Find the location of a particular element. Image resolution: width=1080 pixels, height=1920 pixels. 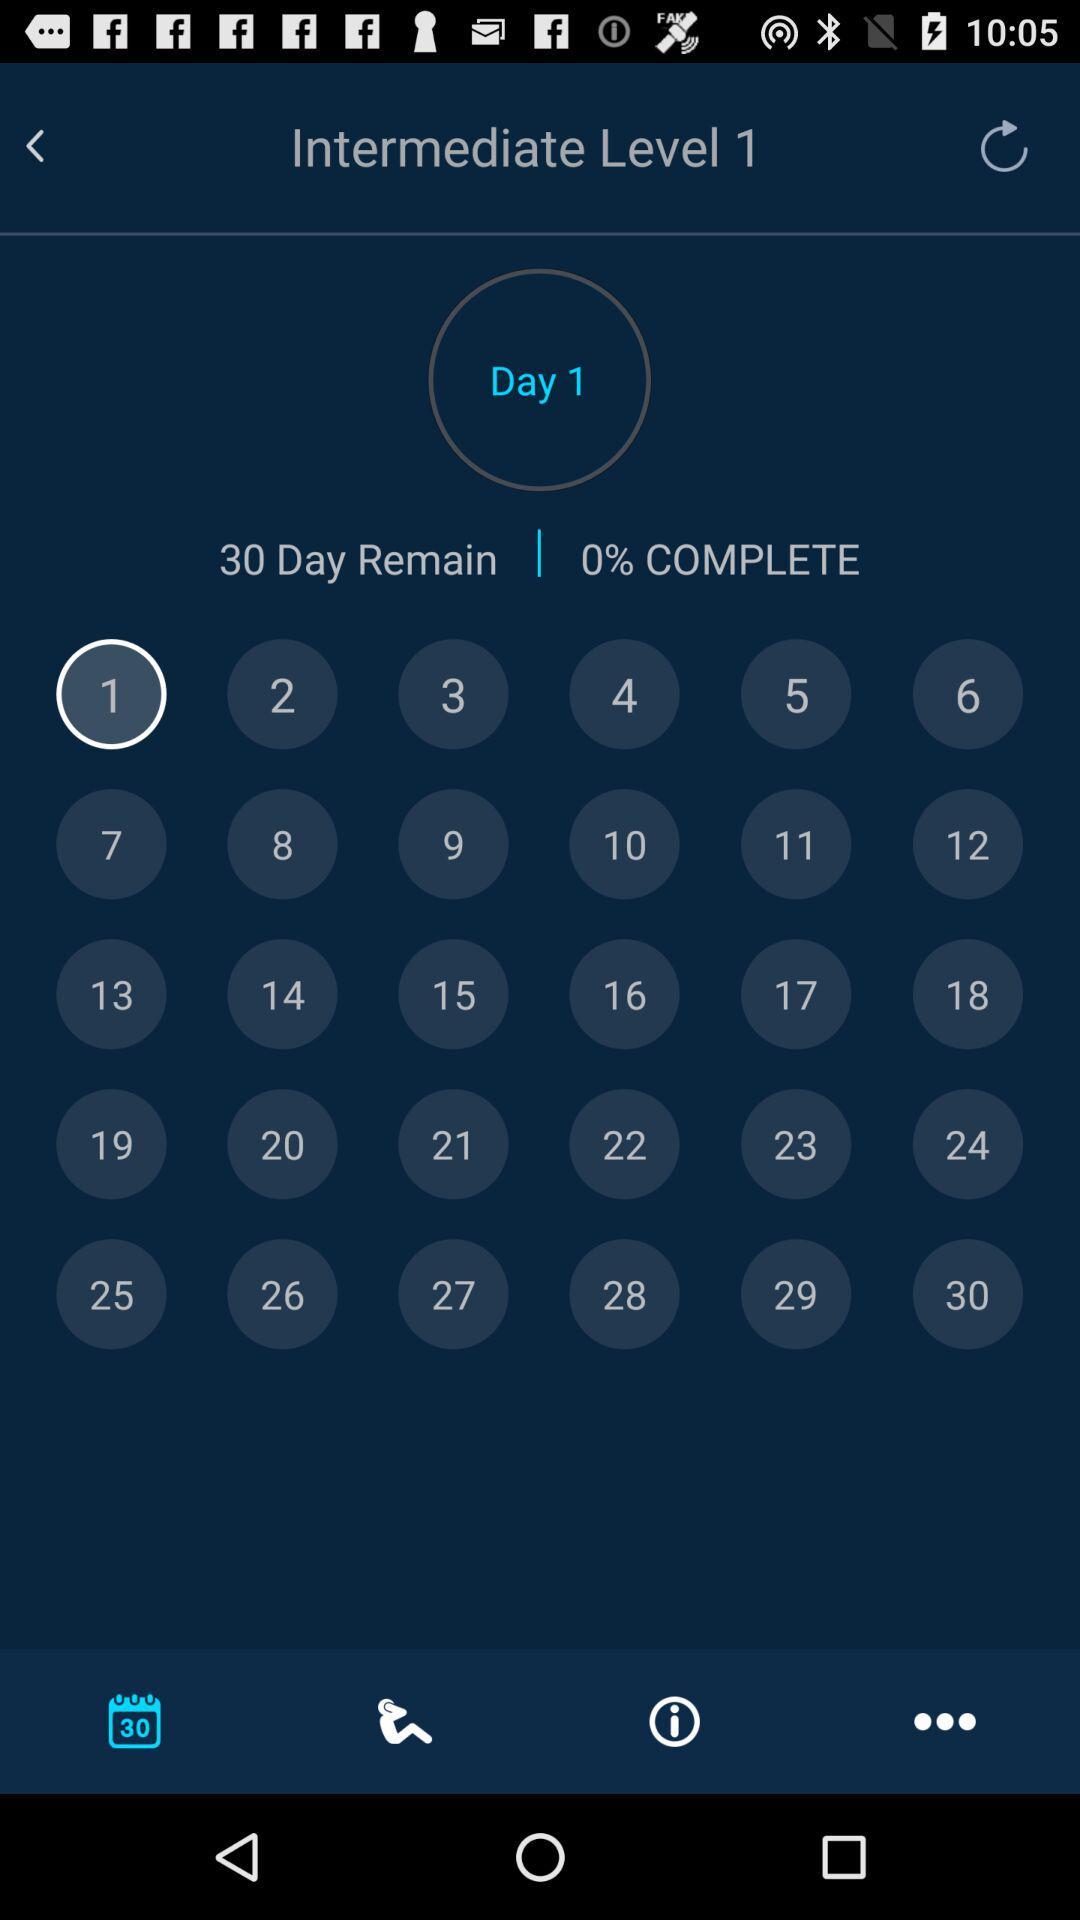

day 15 is located at coordinates (453, 994).